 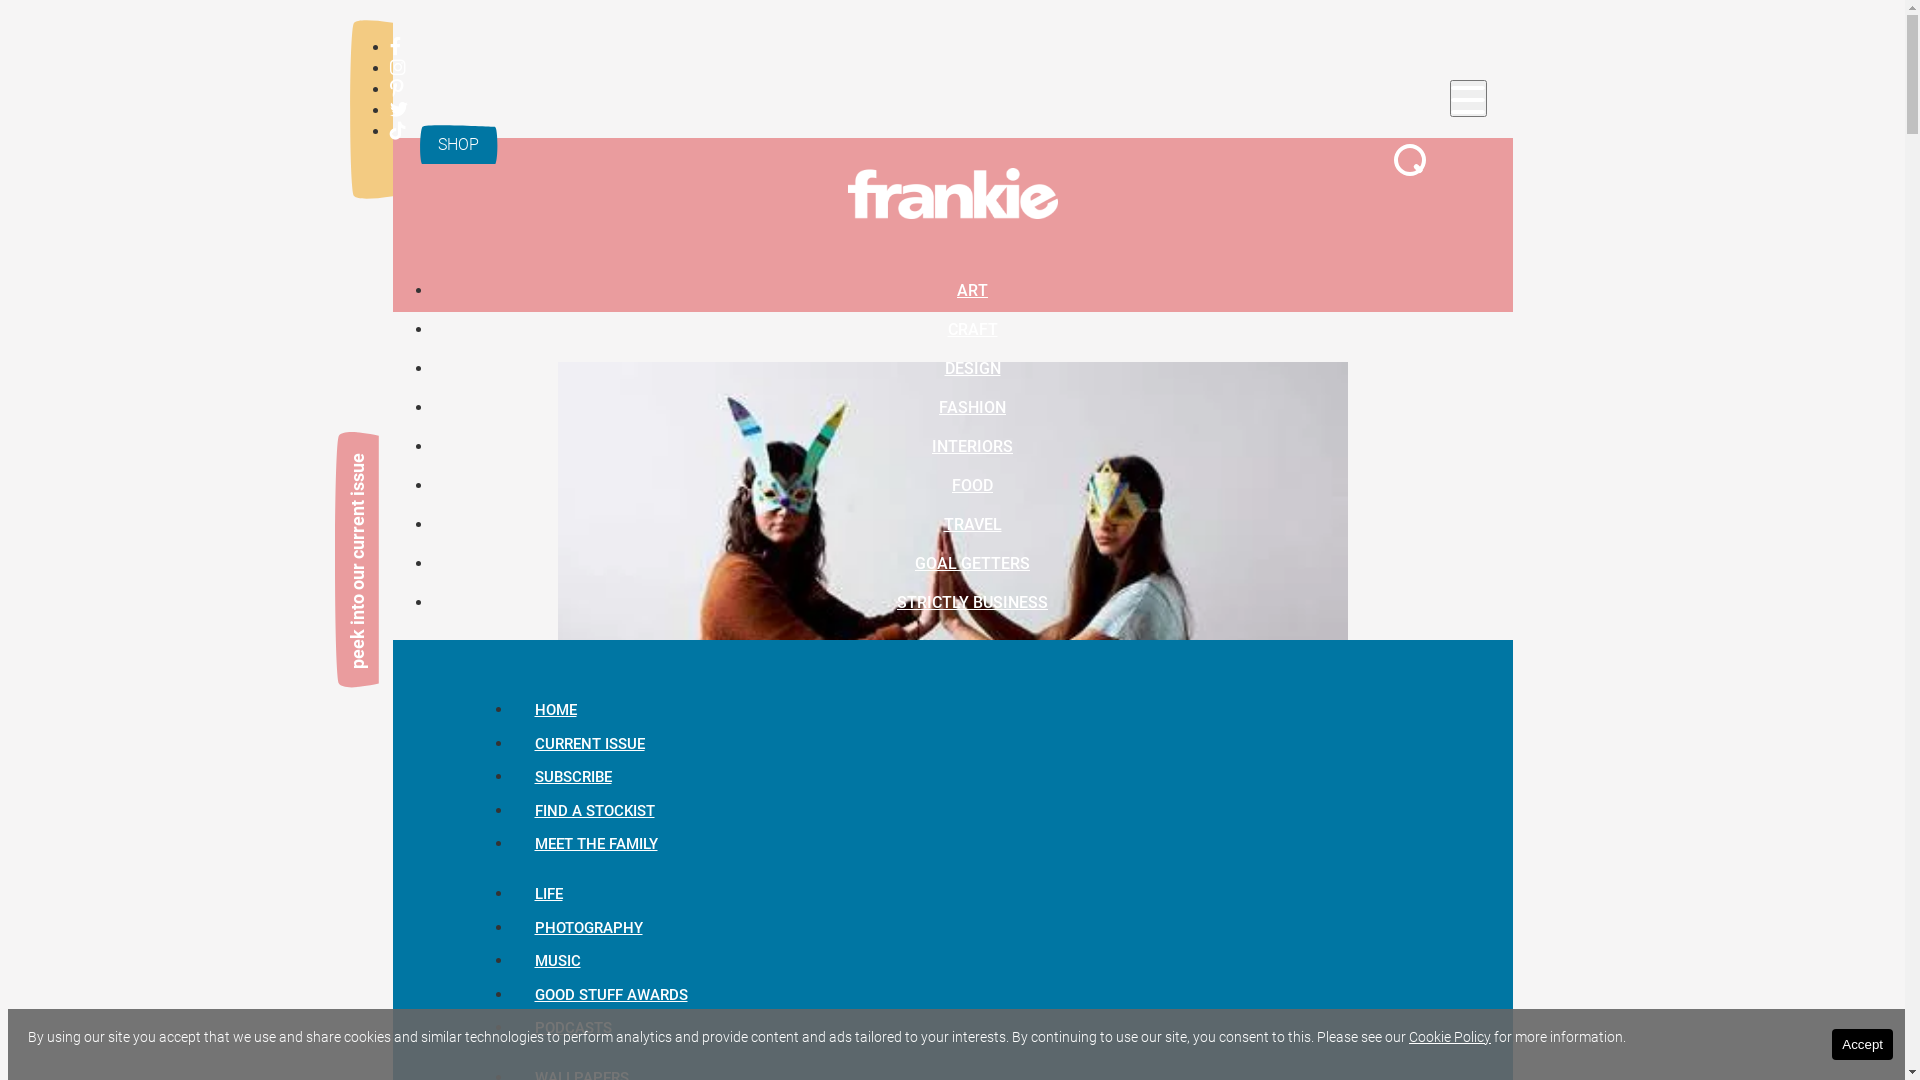 What do you see at coordinates (587, 928) in the screenshot?
I see `'PHOTOGRAPHY'` at bounding box center [587, 928].